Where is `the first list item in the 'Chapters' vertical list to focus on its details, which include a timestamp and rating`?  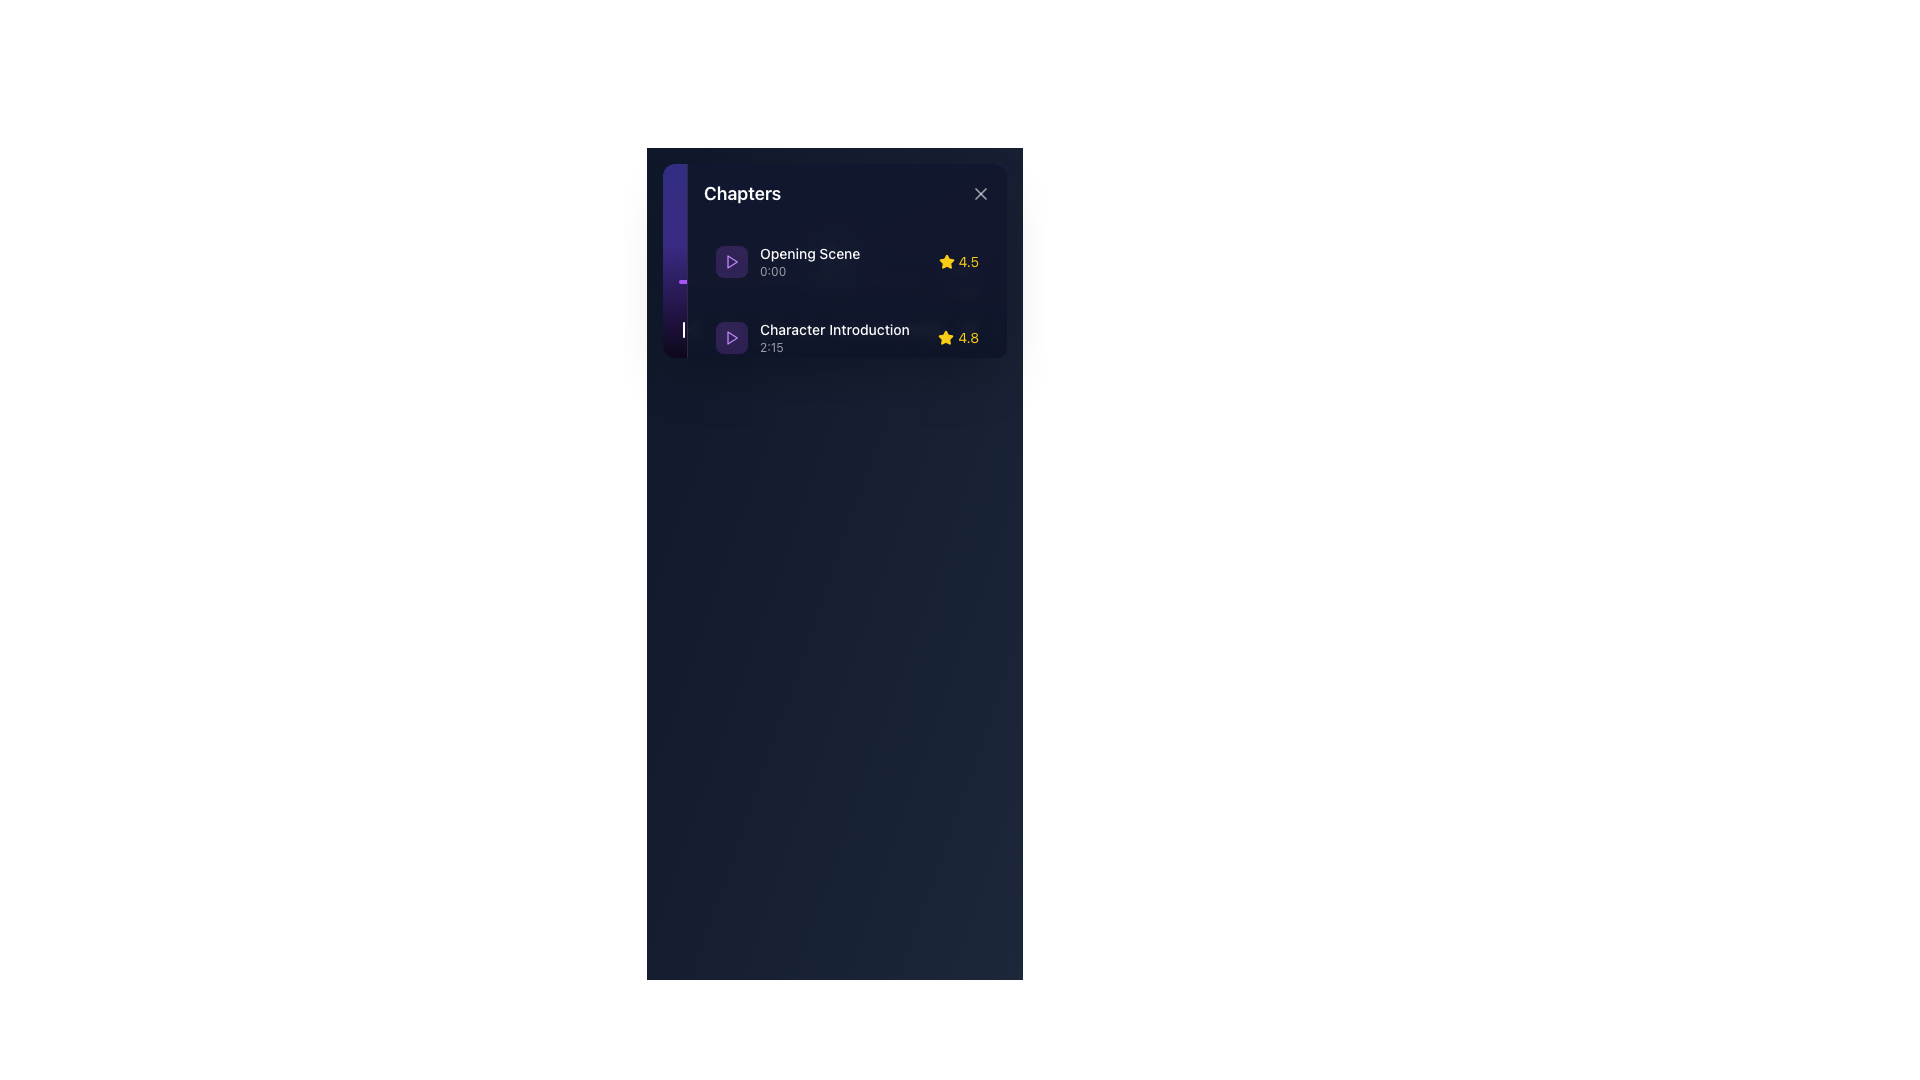 the first list item in the 'Chapters' vertical list to focus on its details, which include a timestamp and rating is located at coordinates (835, 258).